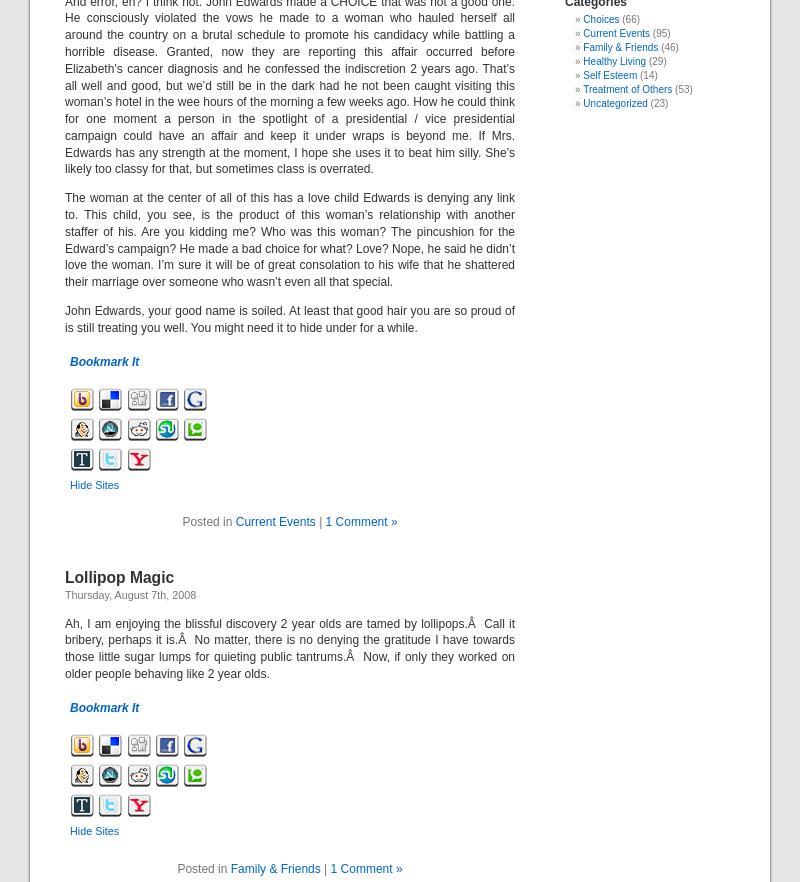  Describe the element at coordinates (668, 46) in the screenshot. I see `'(46)'` at that location.